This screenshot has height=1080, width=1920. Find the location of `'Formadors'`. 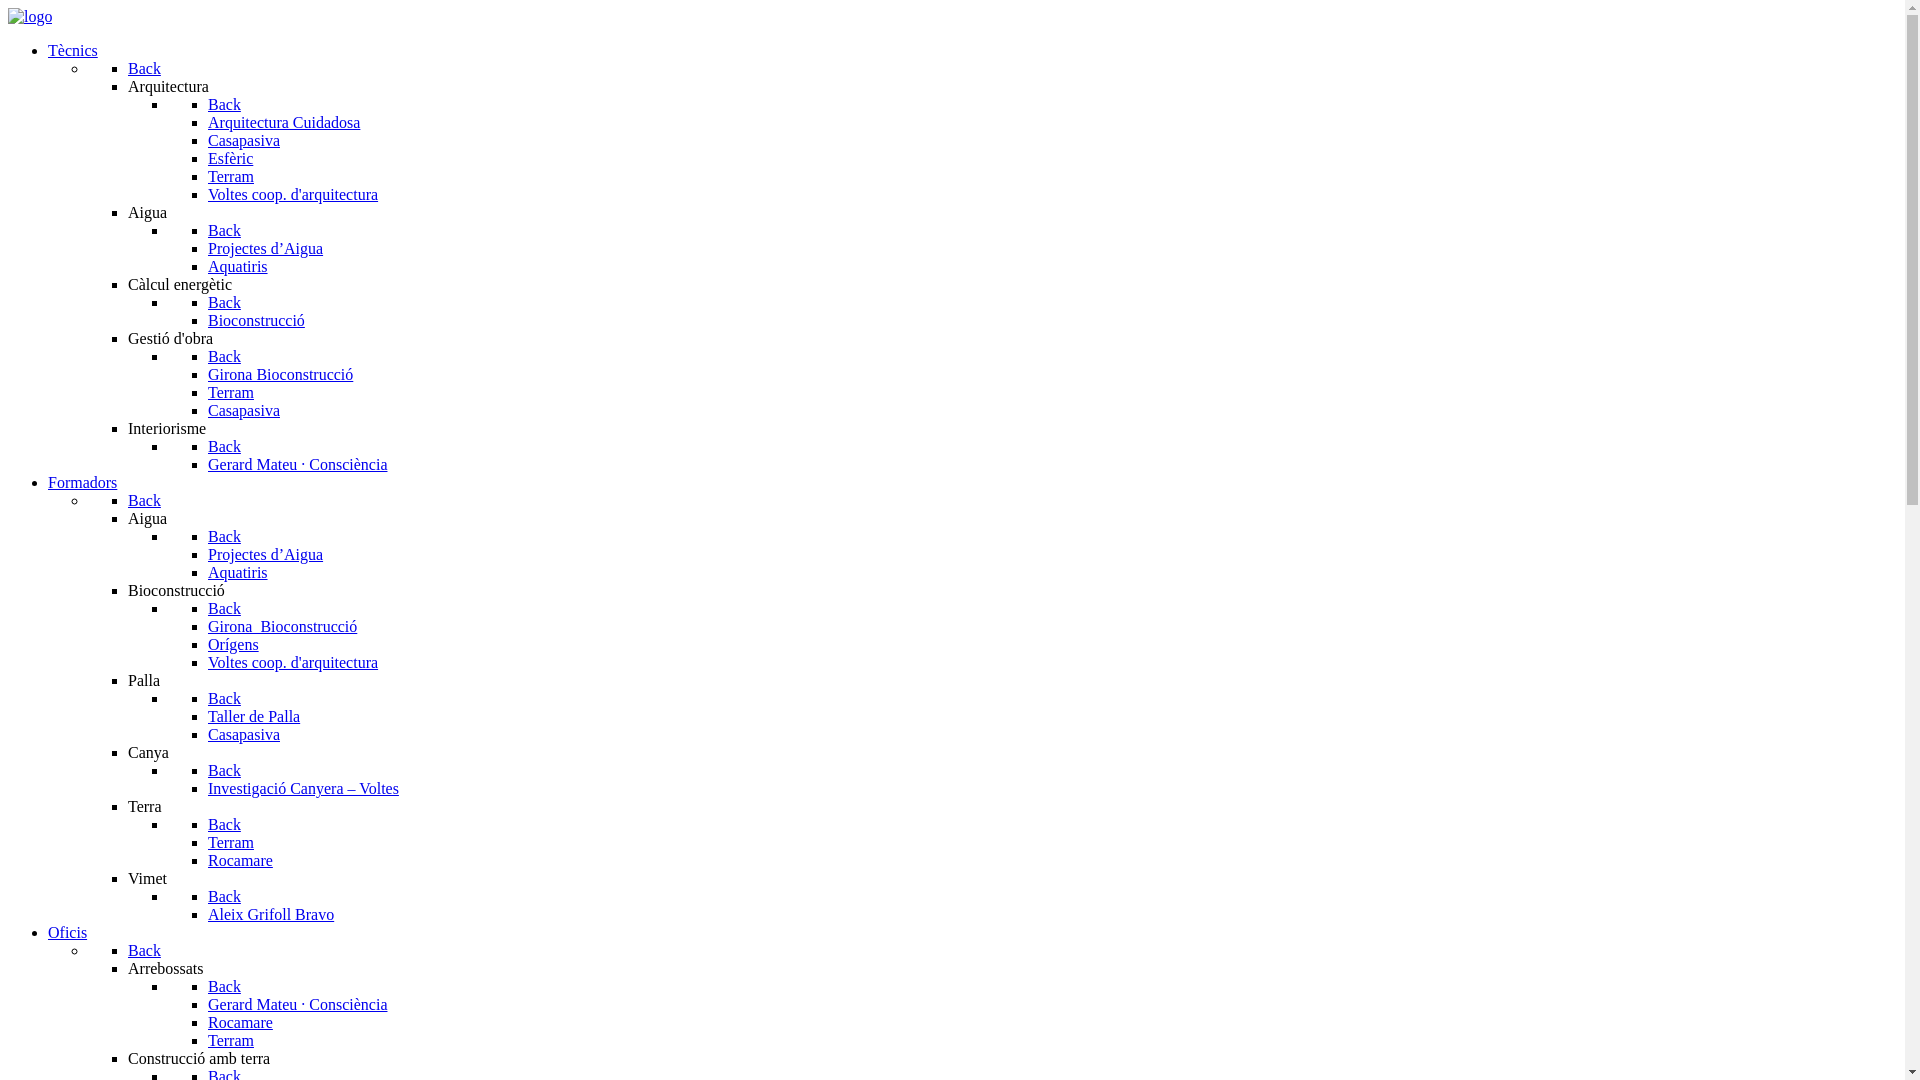

'Formadors' is located at coordinates (81, 482).